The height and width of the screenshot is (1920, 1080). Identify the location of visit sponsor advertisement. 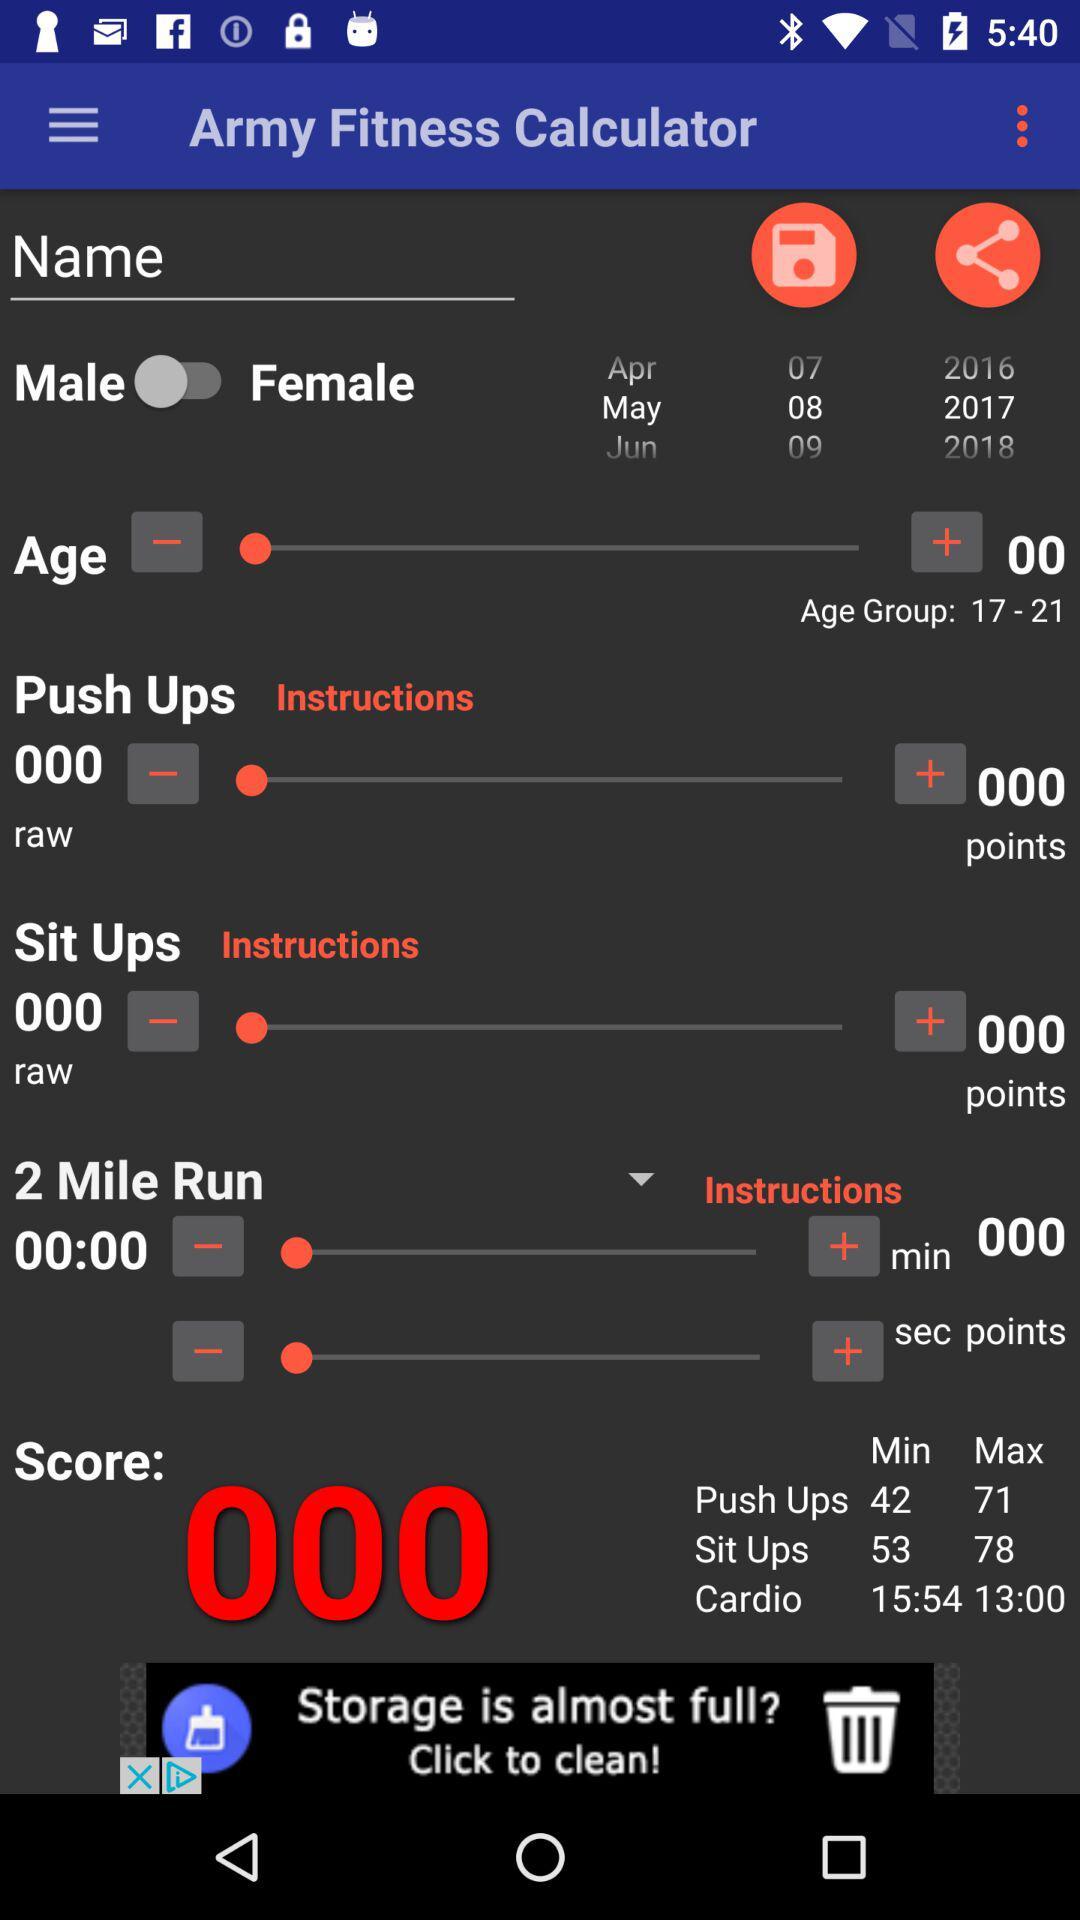
(540, 1727).